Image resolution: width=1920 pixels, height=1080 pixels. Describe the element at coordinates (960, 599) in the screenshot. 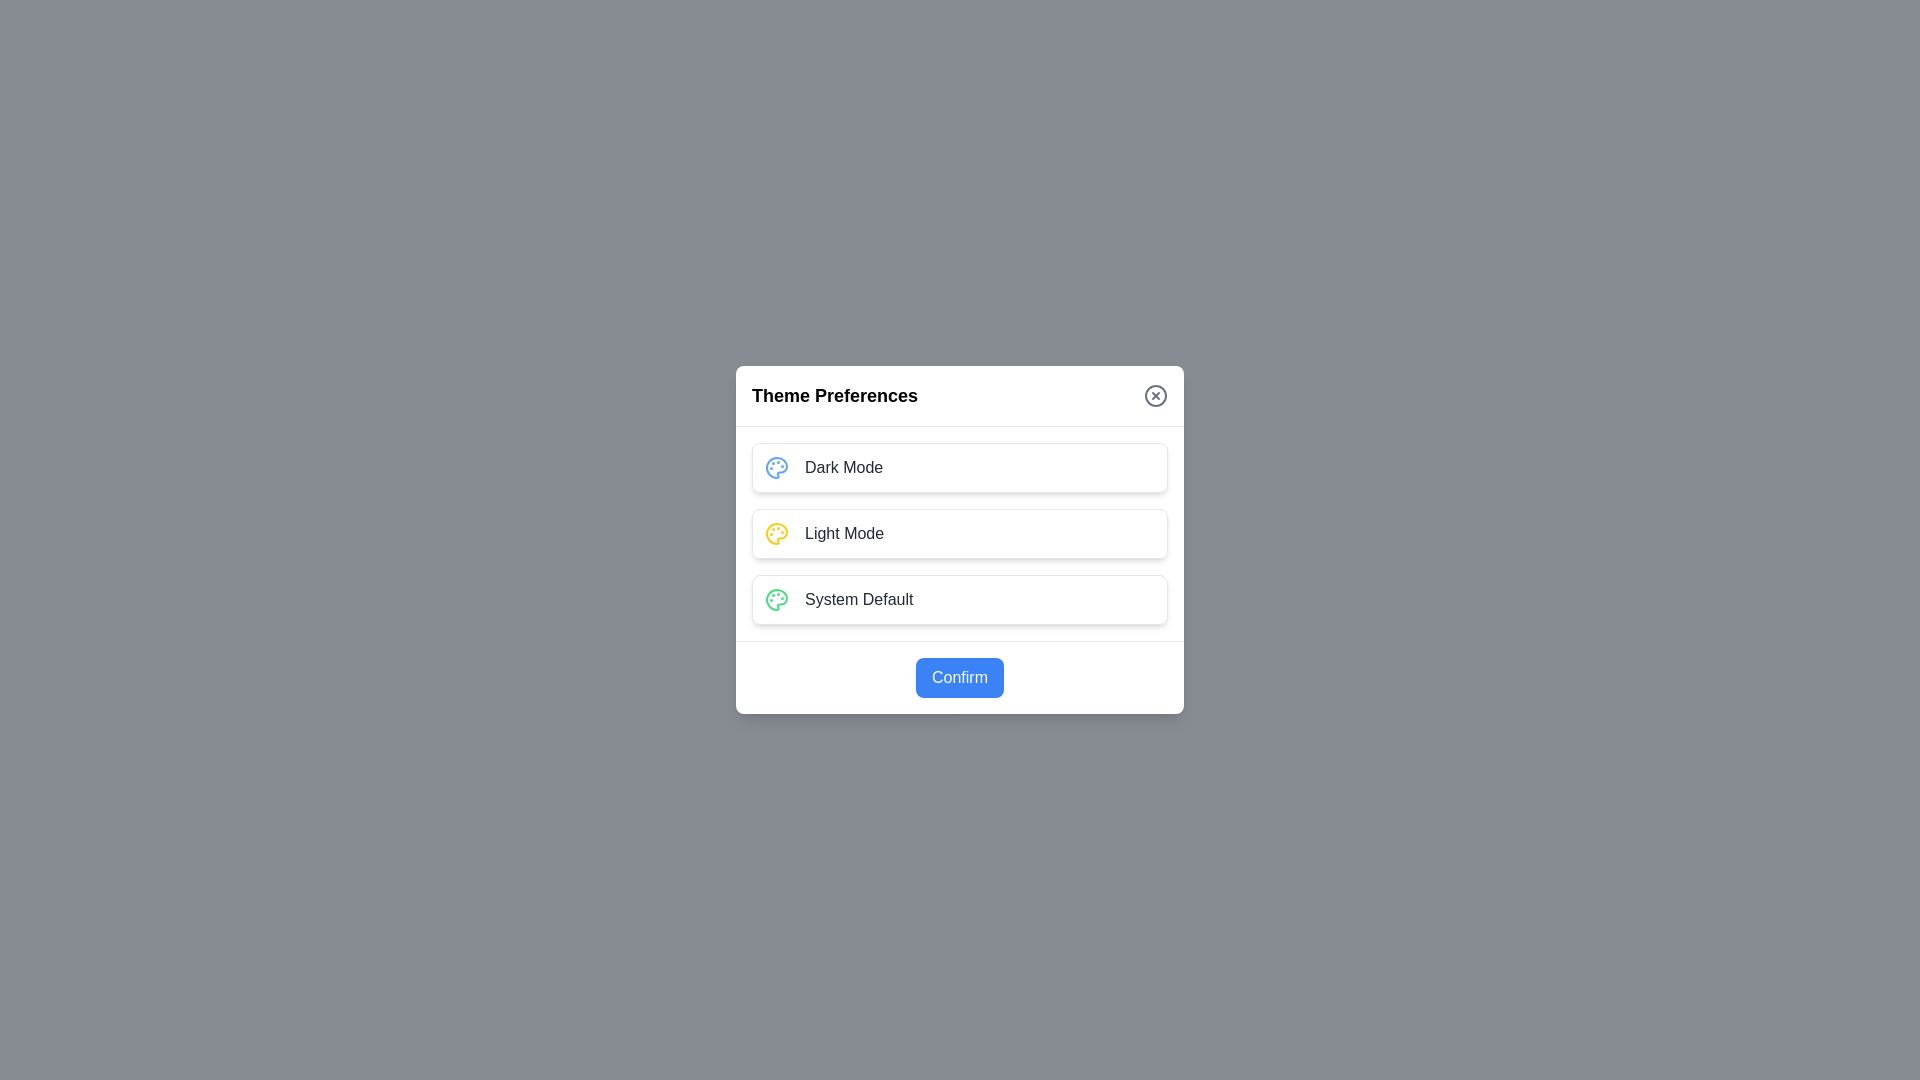

I see `the theme preference by clicking on the option corresponding to System Default` at that location.